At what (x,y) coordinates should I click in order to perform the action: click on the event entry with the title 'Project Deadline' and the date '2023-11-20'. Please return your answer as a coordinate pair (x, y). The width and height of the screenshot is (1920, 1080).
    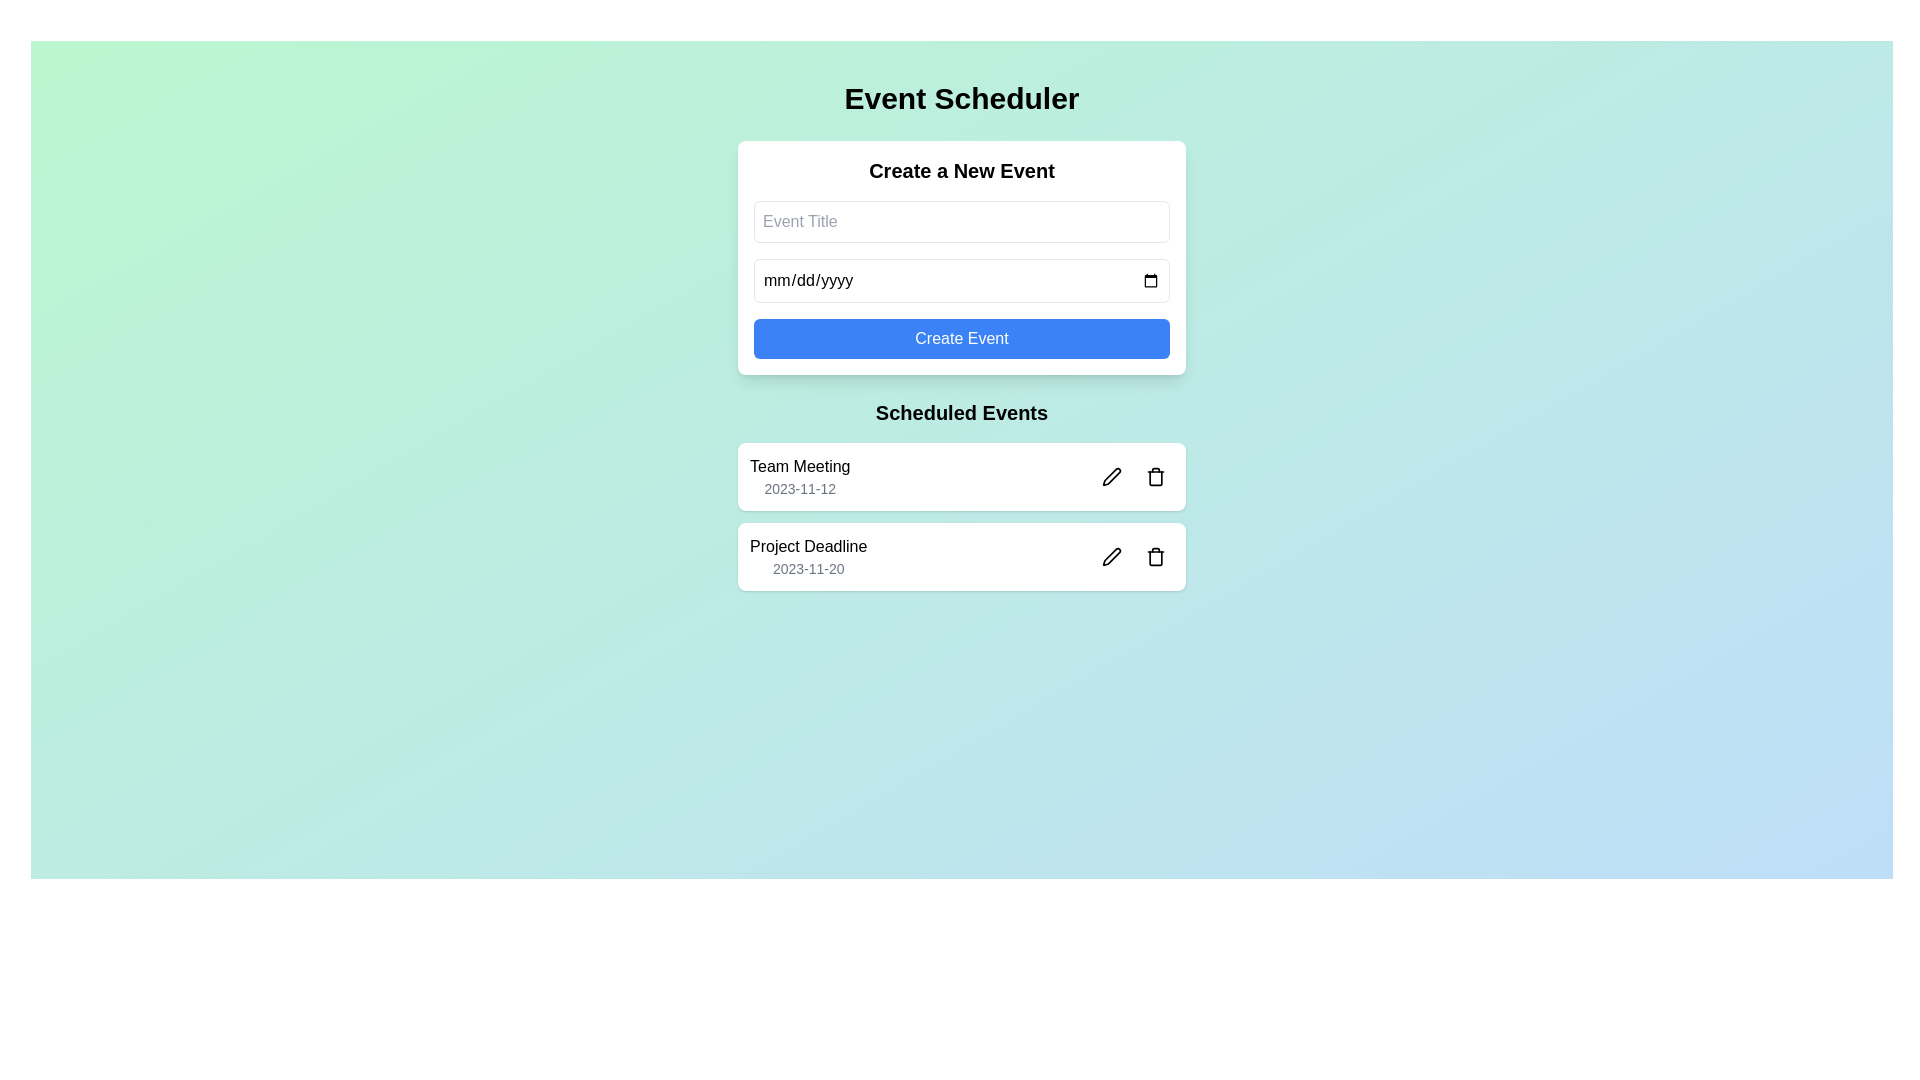
    Looking at the image, I should click on (961, 556).